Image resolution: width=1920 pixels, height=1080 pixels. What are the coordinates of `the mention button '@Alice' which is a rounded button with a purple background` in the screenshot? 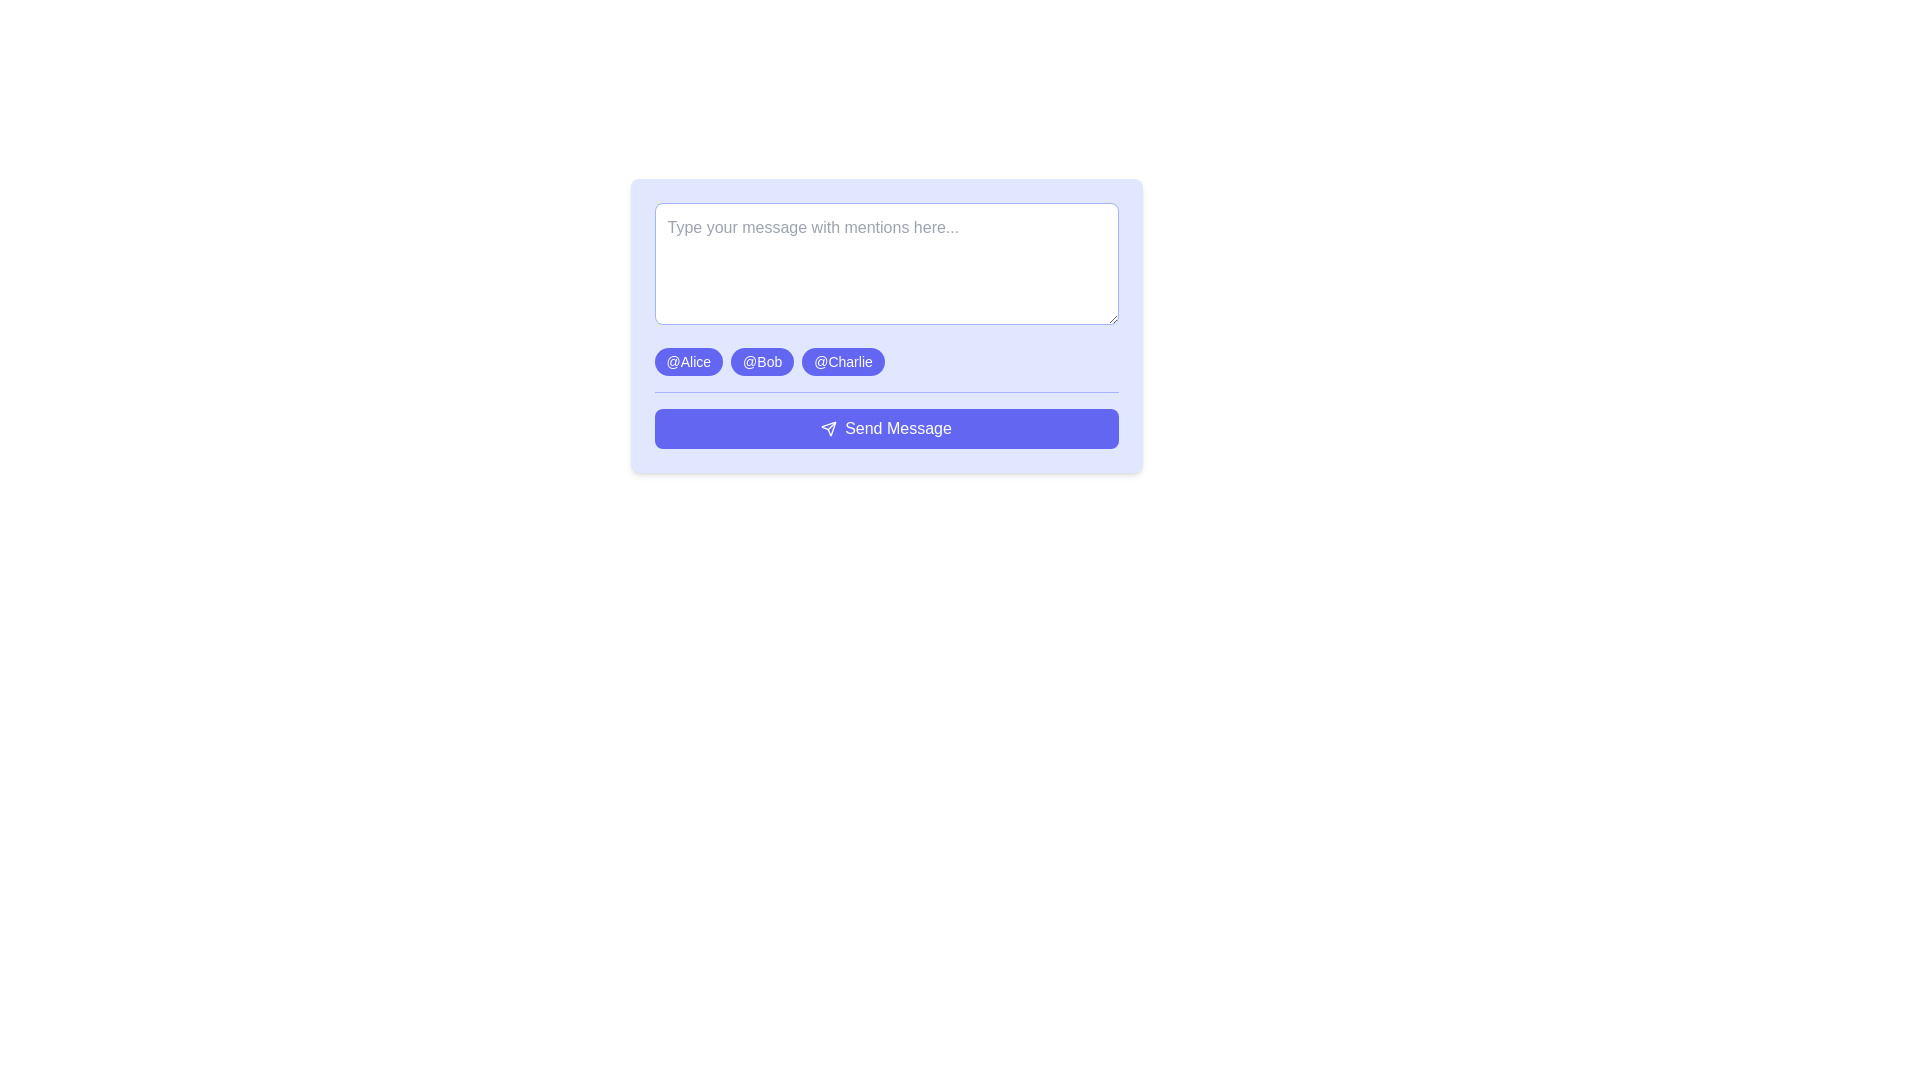 It's located at (688, 362).